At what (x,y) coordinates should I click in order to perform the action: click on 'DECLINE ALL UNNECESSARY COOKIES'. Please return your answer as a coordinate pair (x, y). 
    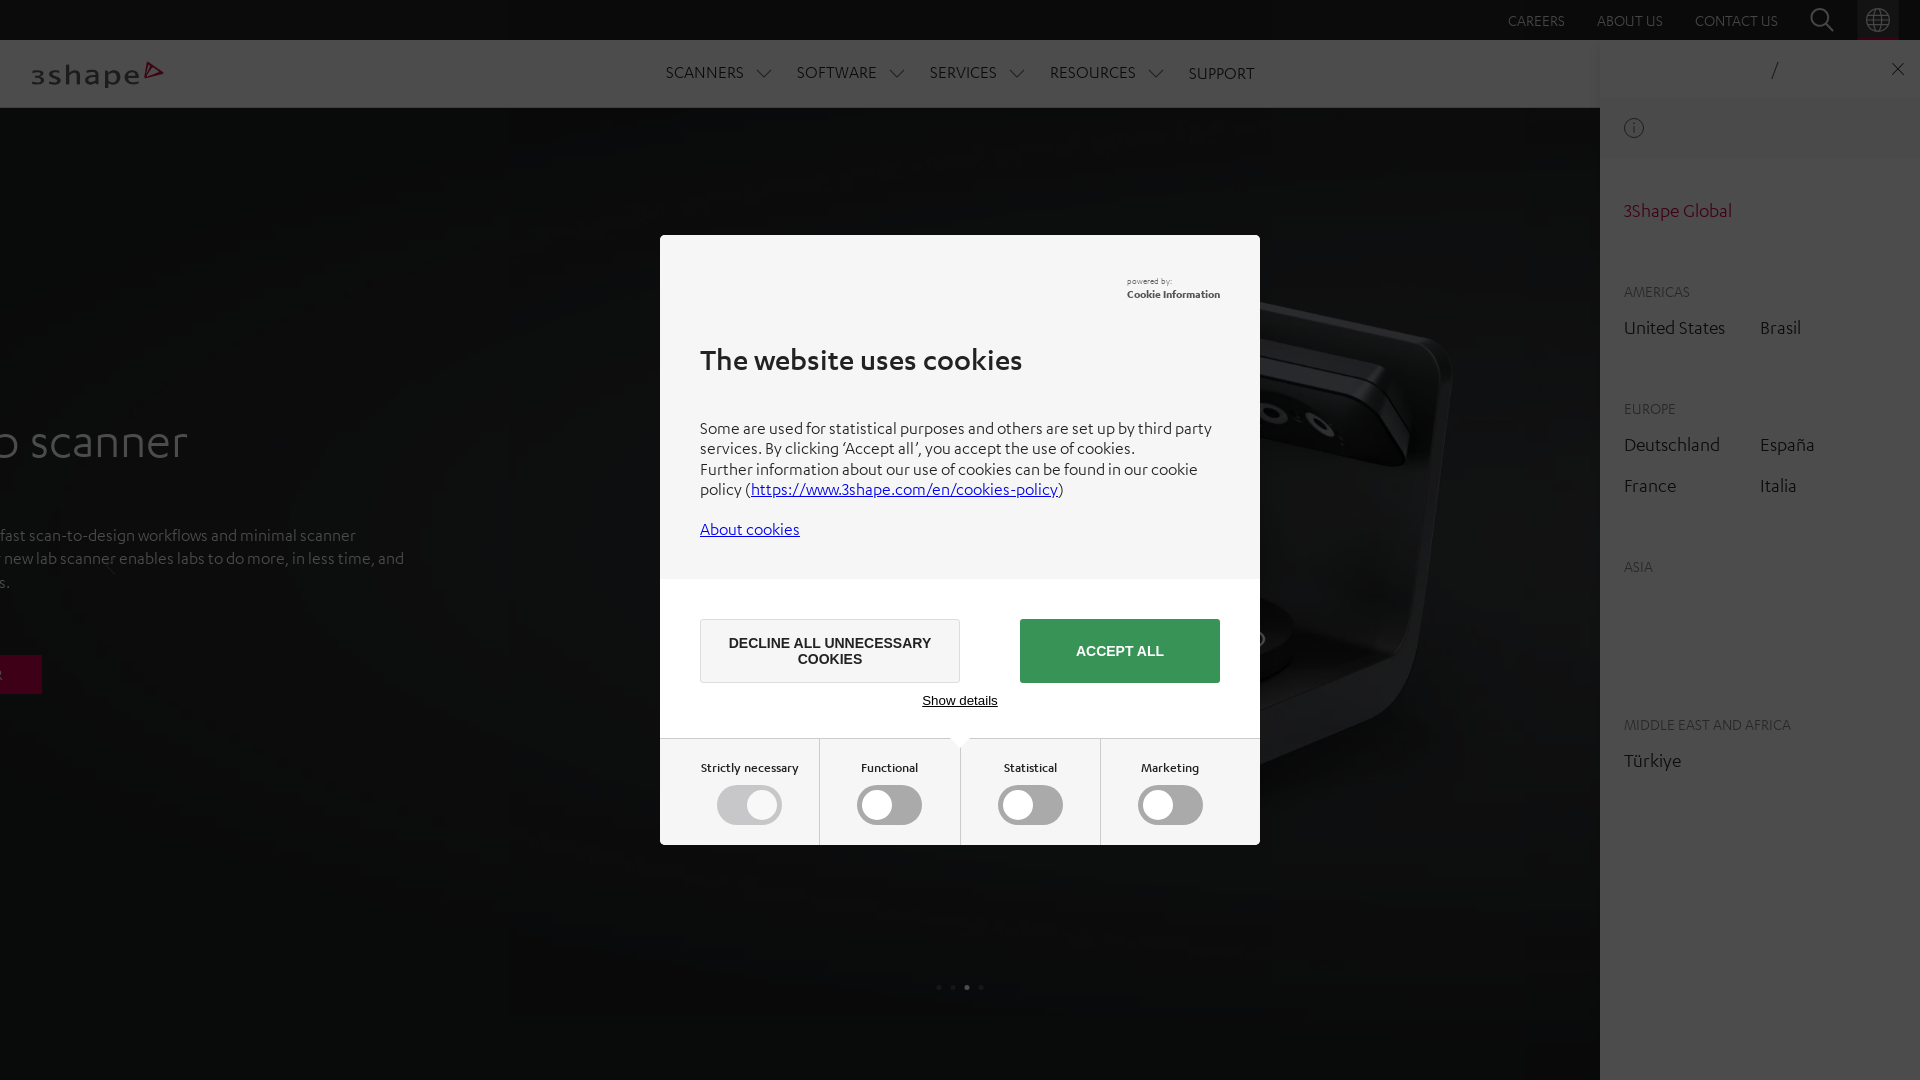
    Looking at the image, I should click on (830, 651).